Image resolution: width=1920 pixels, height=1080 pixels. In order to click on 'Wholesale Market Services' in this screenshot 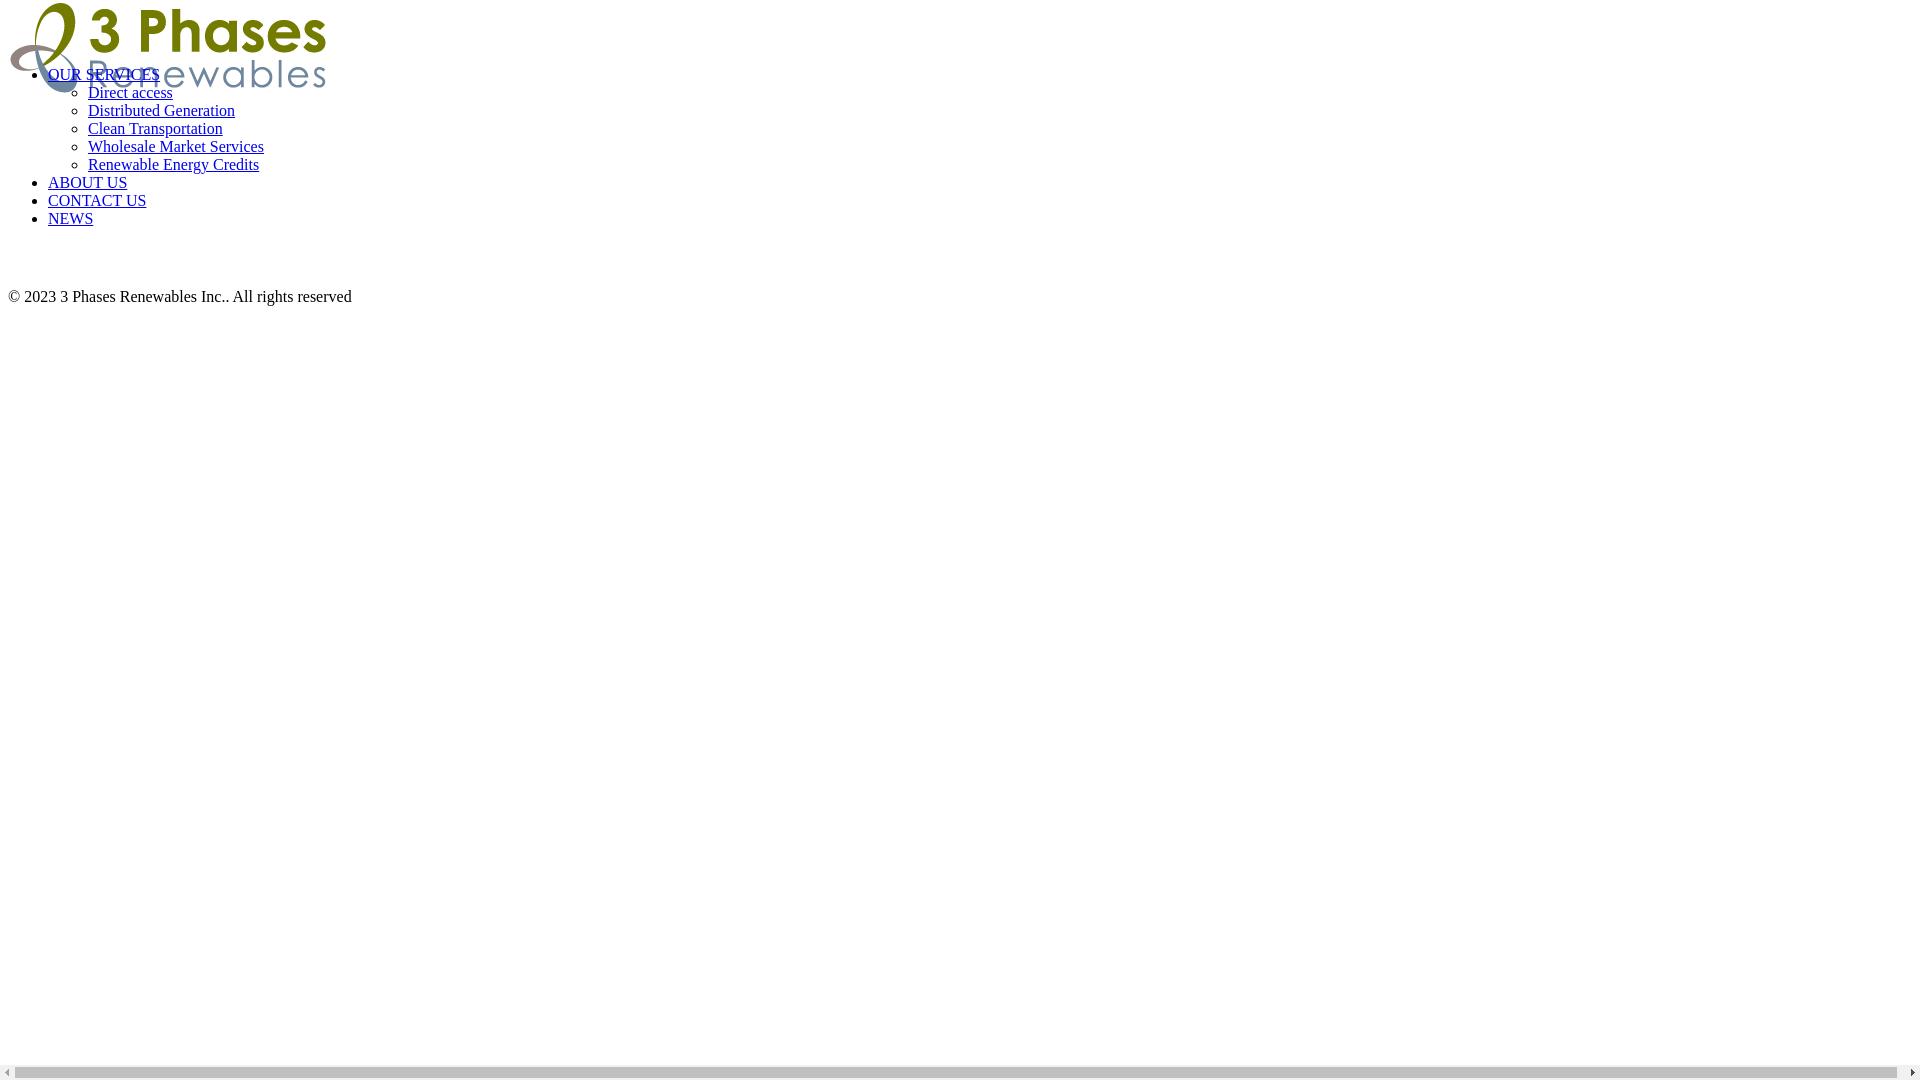, I will do `click(176, 145)`.